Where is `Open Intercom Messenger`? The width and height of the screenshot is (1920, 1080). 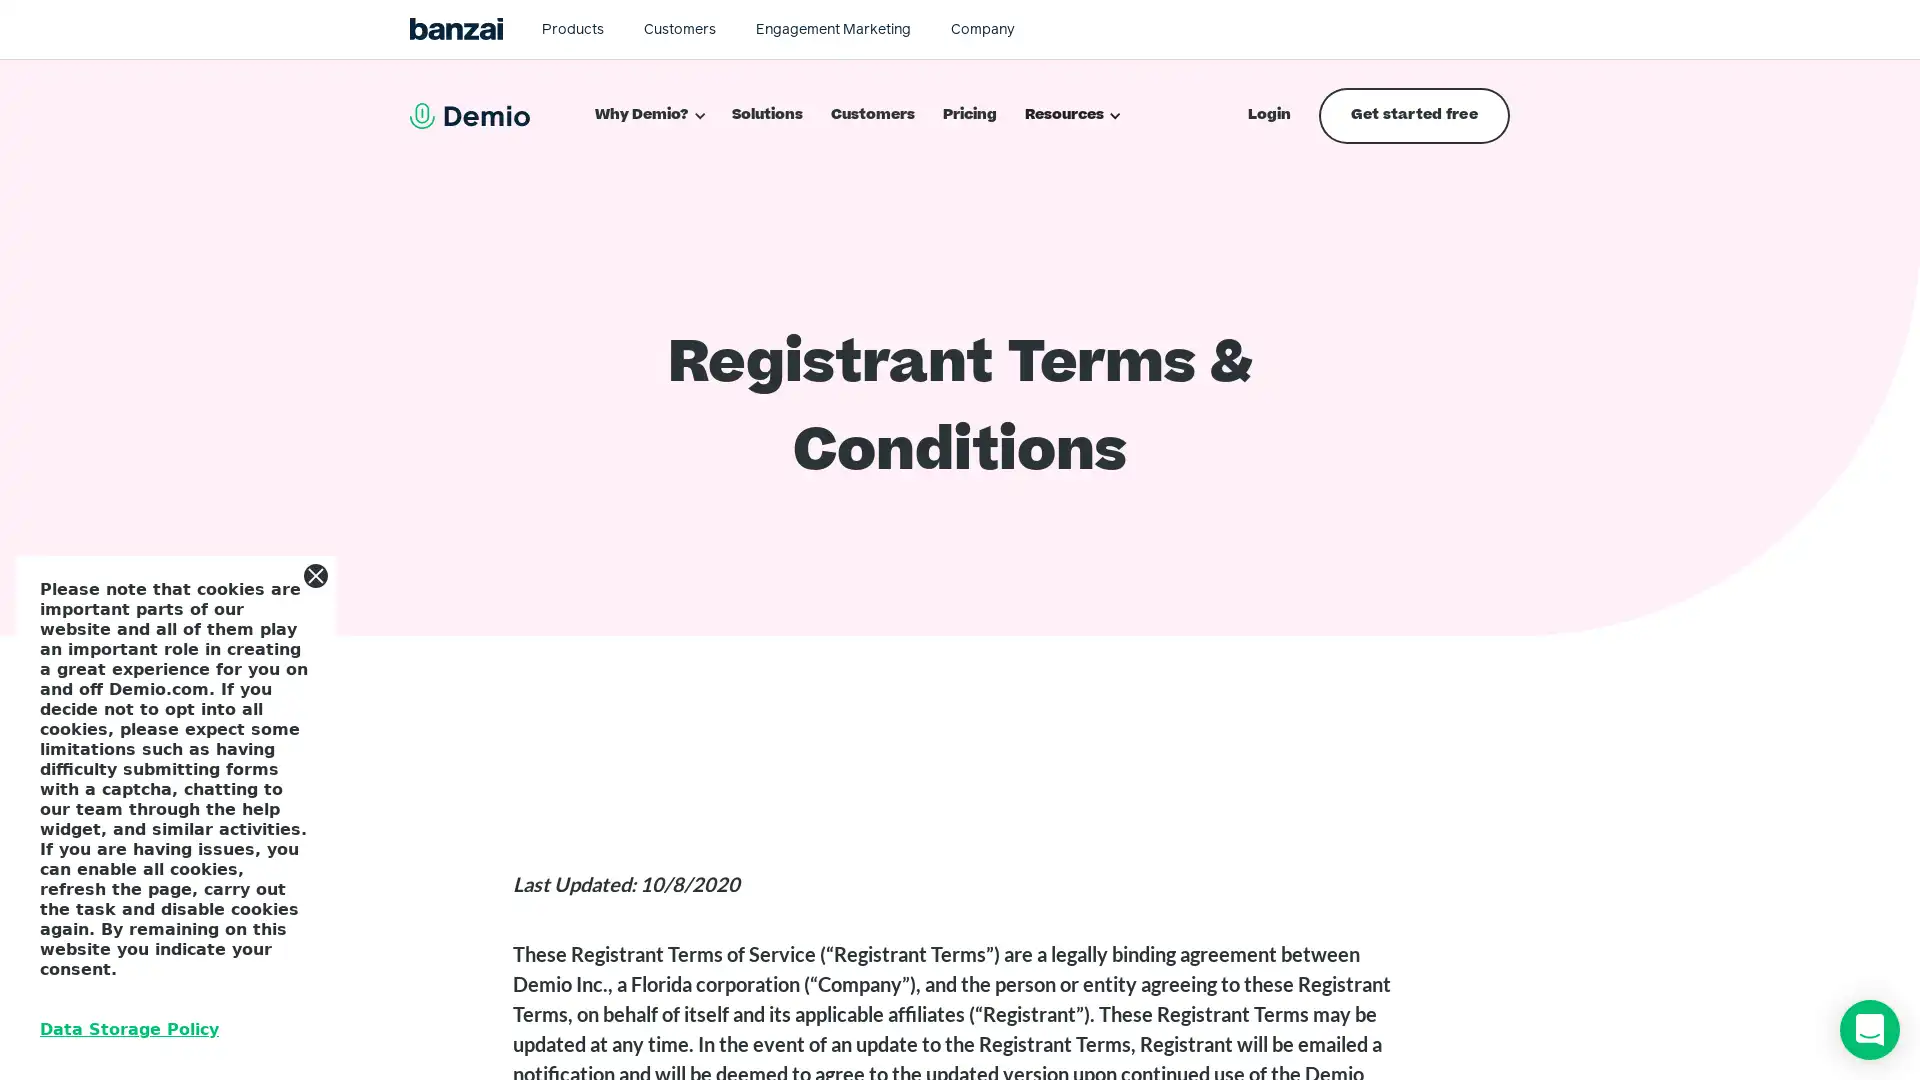 Open Intercom Messenger is located at coordinates (1869, 1029).